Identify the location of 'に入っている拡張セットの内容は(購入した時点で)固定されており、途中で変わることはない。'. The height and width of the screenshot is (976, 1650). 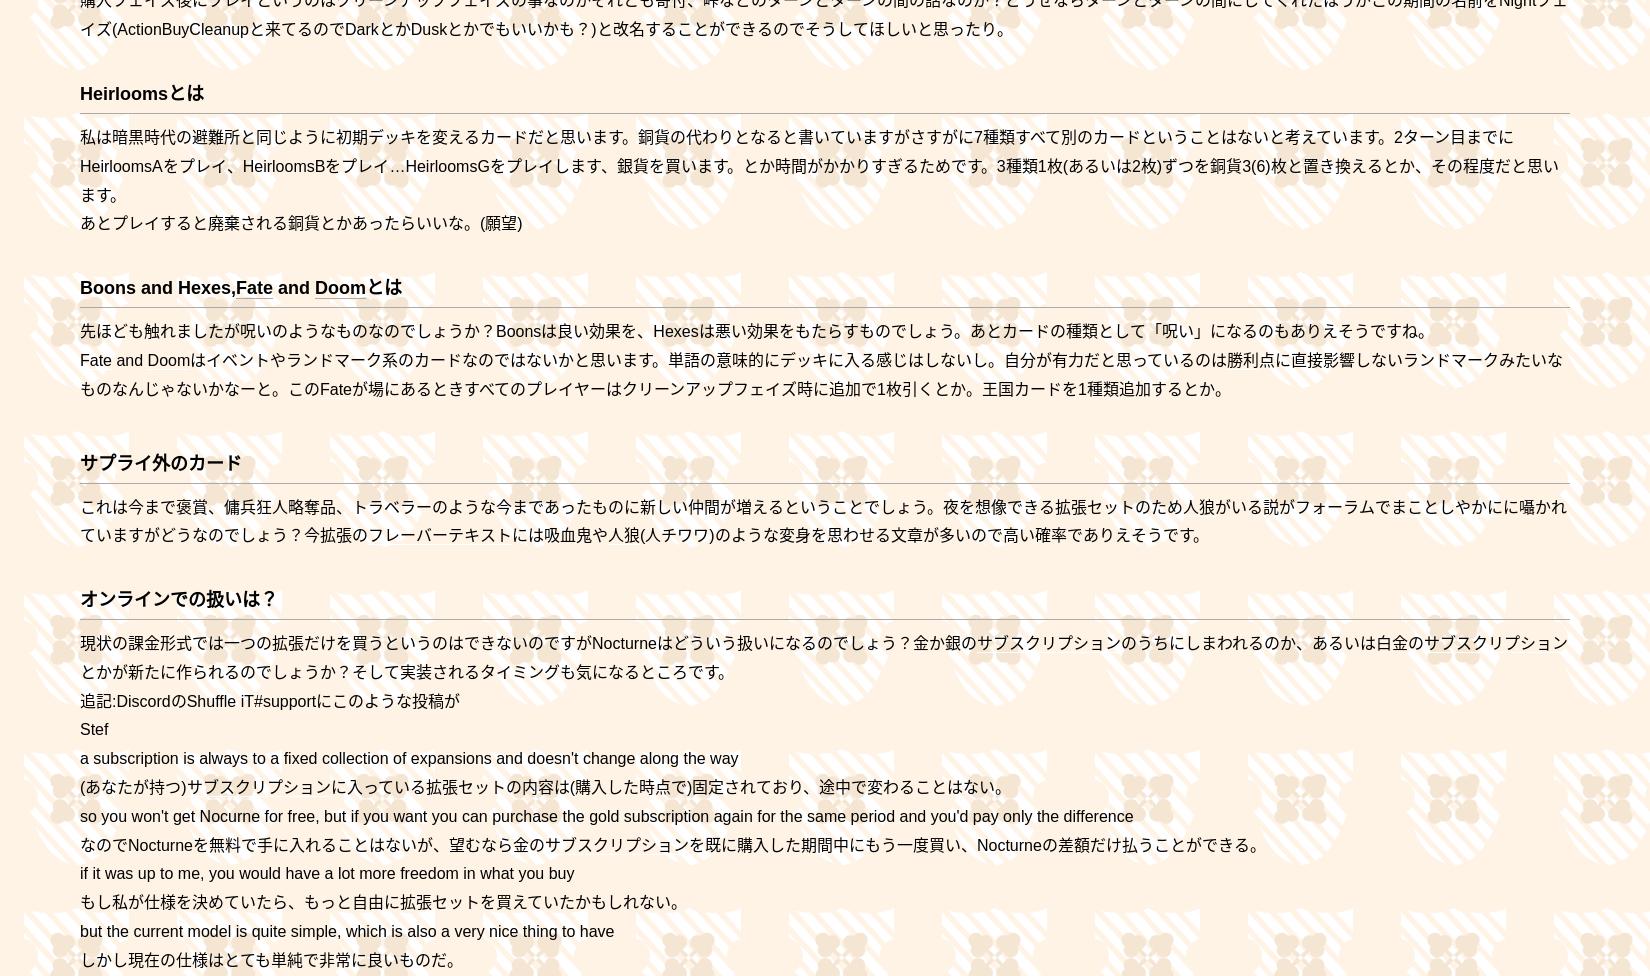
(669, 787).